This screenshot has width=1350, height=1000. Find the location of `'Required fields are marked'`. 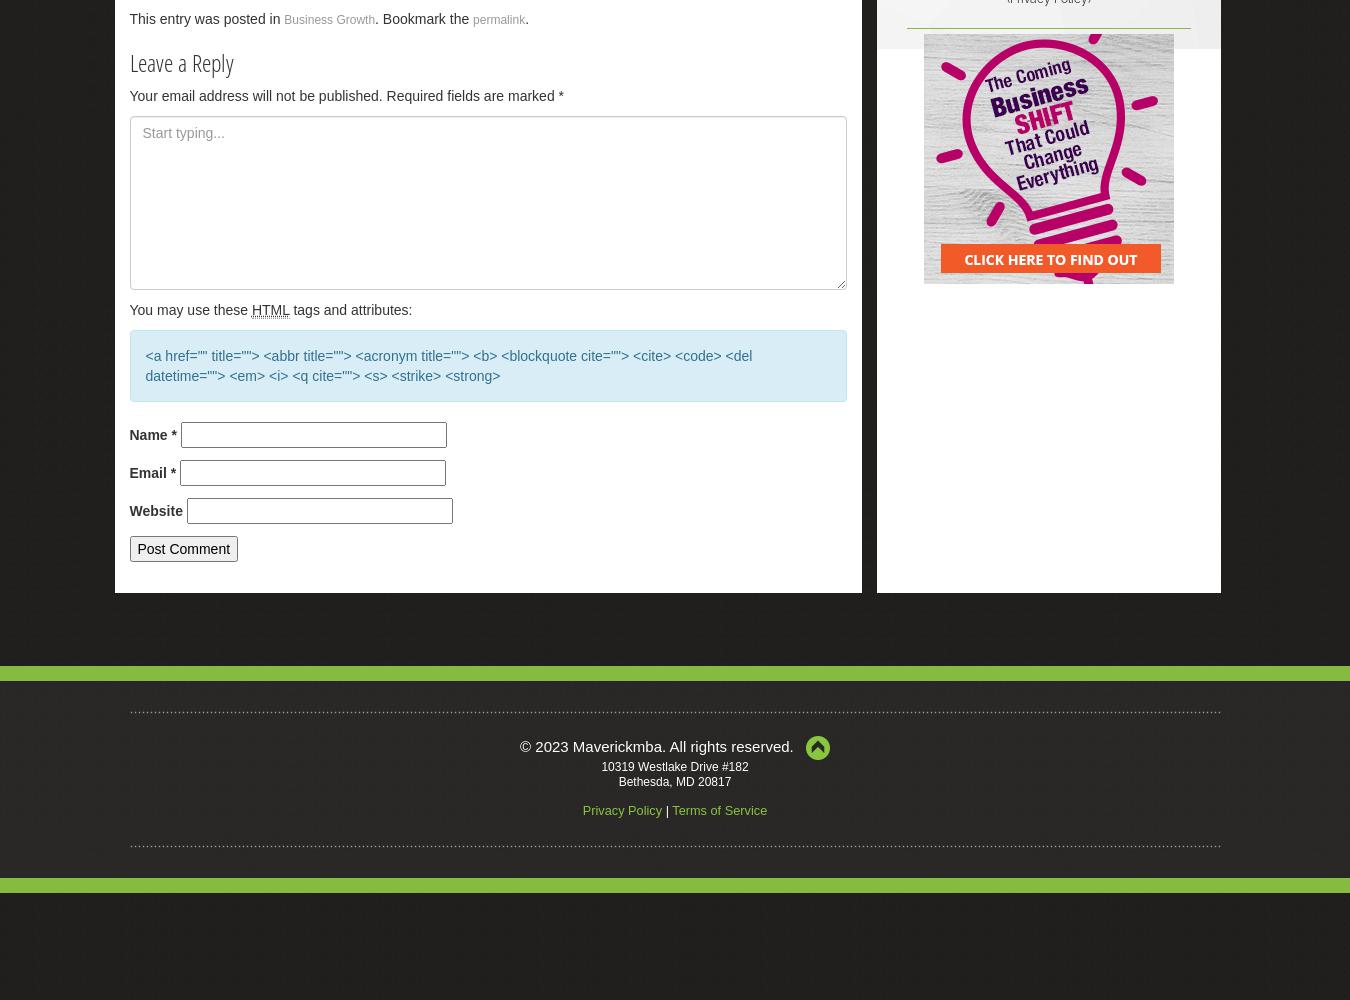

'Required fields are marked' is located at coordinates (470, 95).